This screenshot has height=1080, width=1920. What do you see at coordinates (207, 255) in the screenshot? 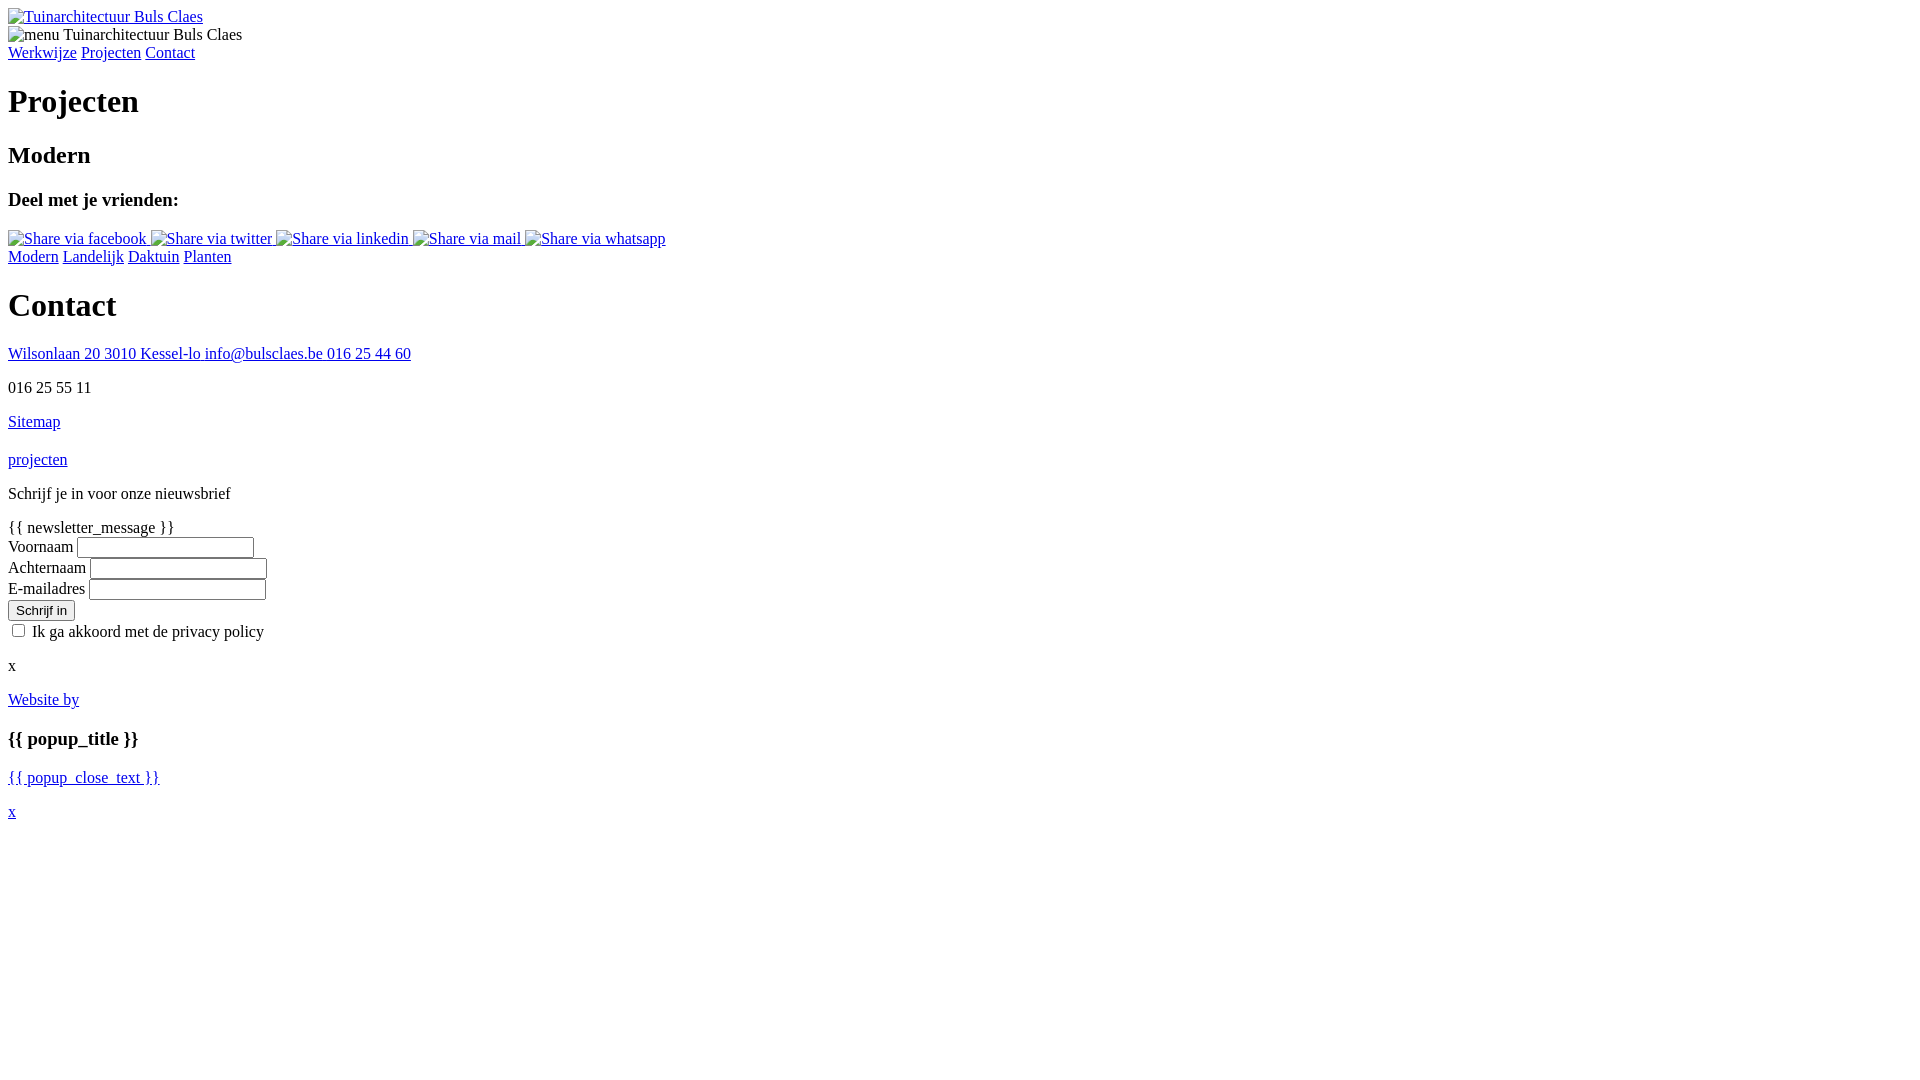
I see `'Planten'` at bounding box center [207, 255].